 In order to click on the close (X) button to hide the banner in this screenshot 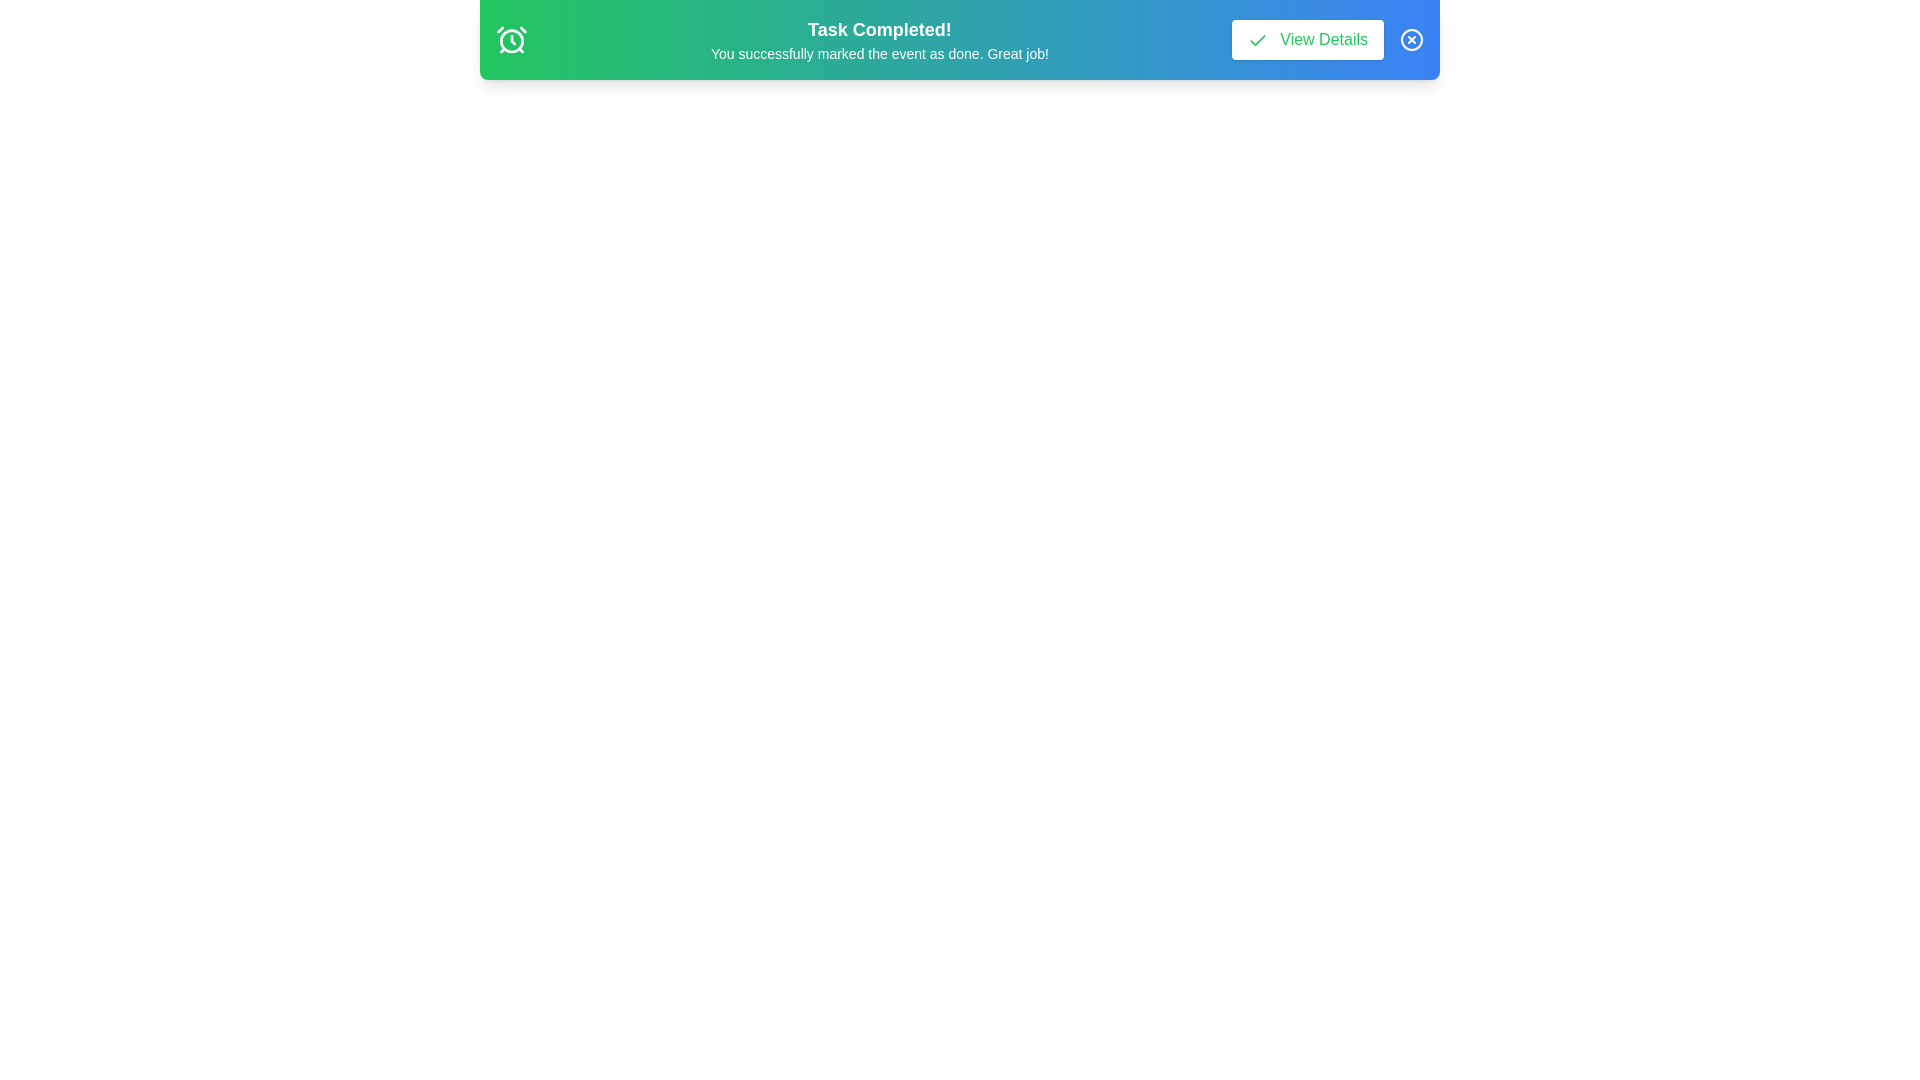, I will do `click(1410, 39)`.